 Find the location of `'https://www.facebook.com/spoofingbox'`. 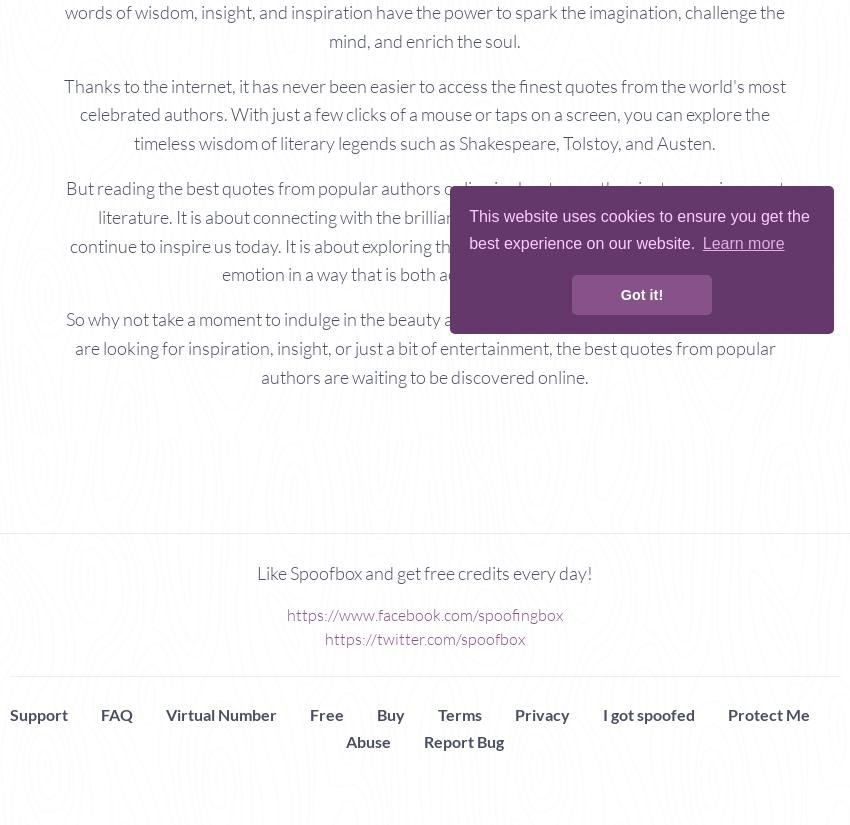

'https://www.facebook.com/spoofingbox' is located at coordinates (285, 615).